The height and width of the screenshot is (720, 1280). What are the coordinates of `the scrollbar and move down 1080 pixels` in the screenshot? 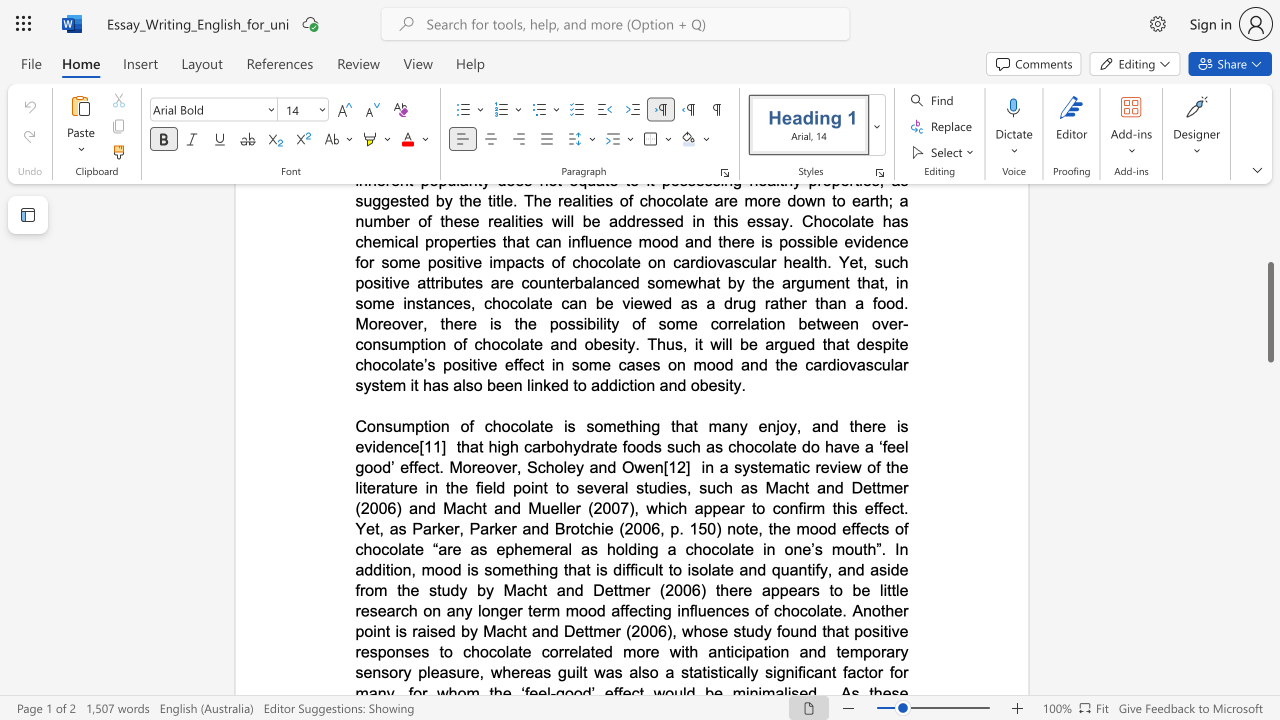 It's located at (1269, 312).